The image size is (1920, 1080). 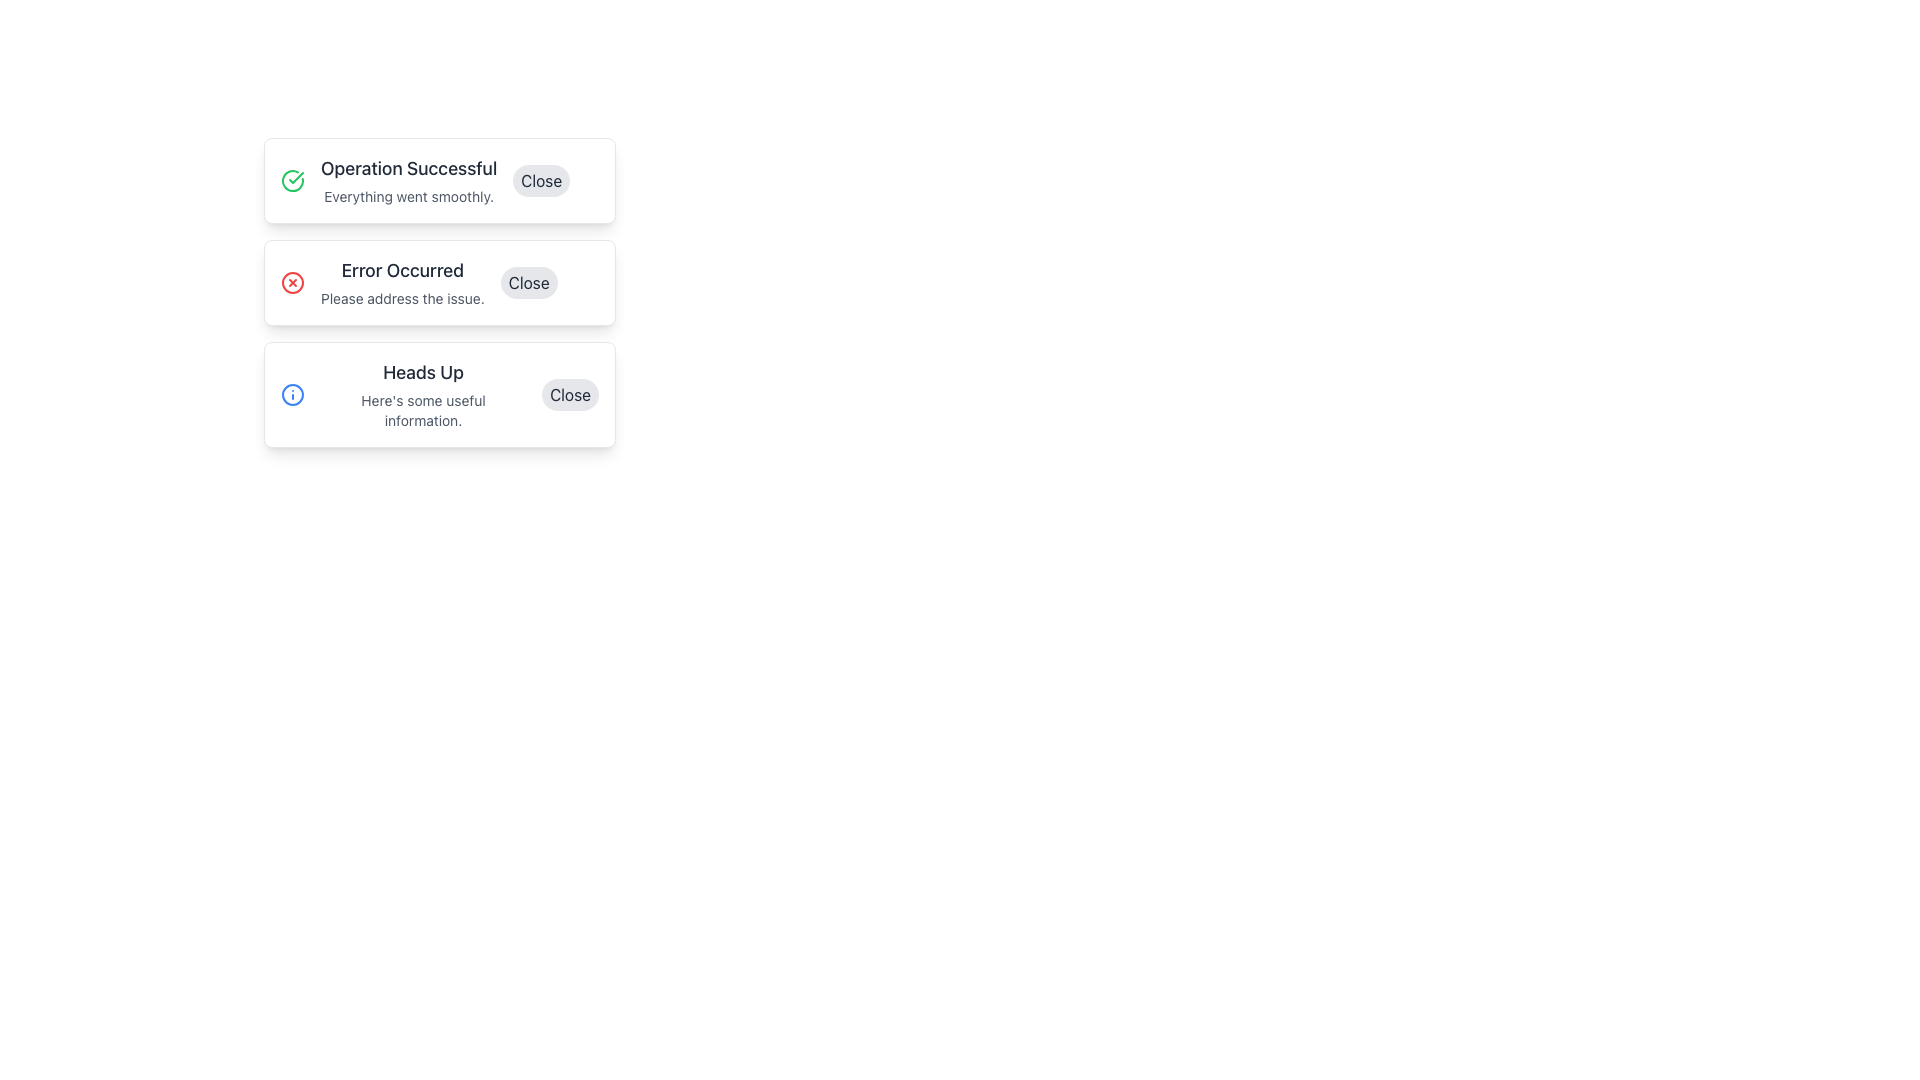 What do you see at coordinates (422, 410) in the screenshot?
I see `text content of the second element inside the card titled 'Heads Up', which is located third in the vertical sequence of cards` at bounding box center [422, 410].